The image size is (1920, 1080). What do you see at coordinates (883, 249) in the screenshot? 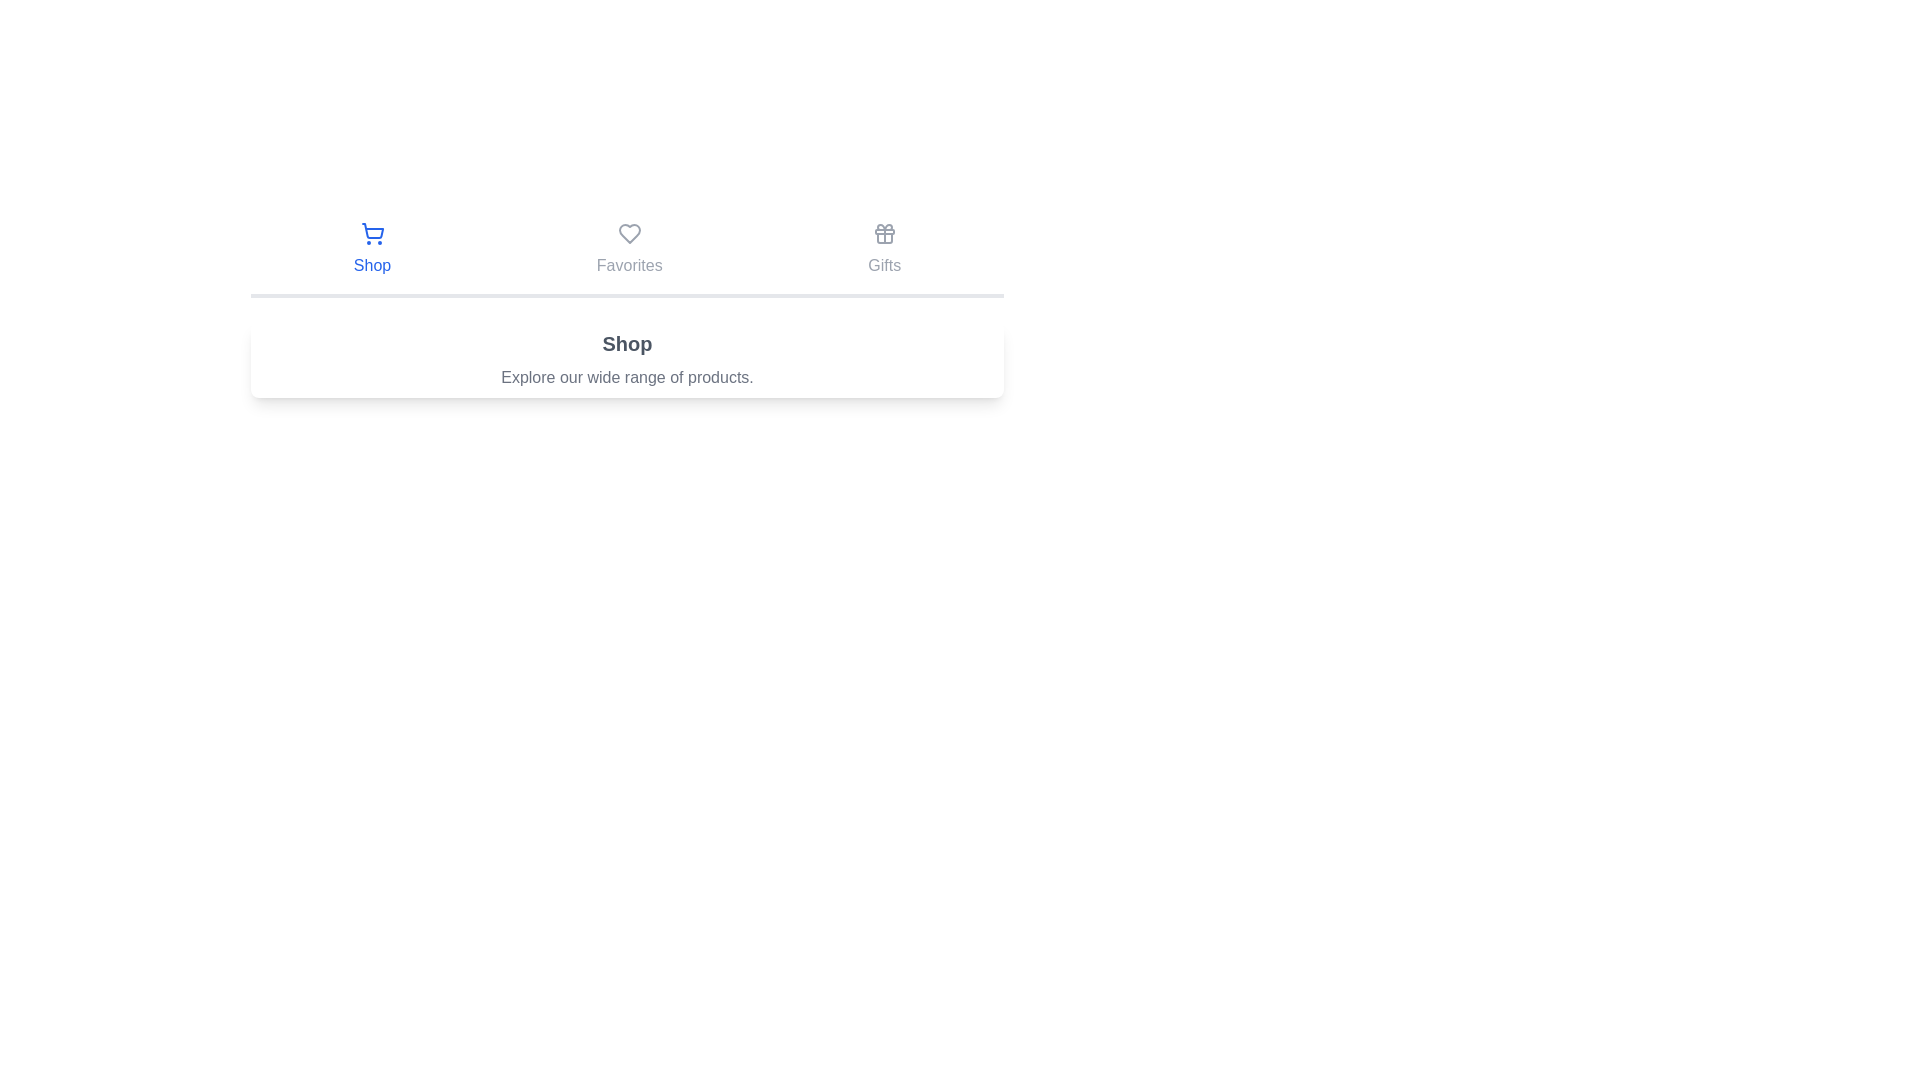
I see `the Gifts tab` at bounding box center [883, 249].